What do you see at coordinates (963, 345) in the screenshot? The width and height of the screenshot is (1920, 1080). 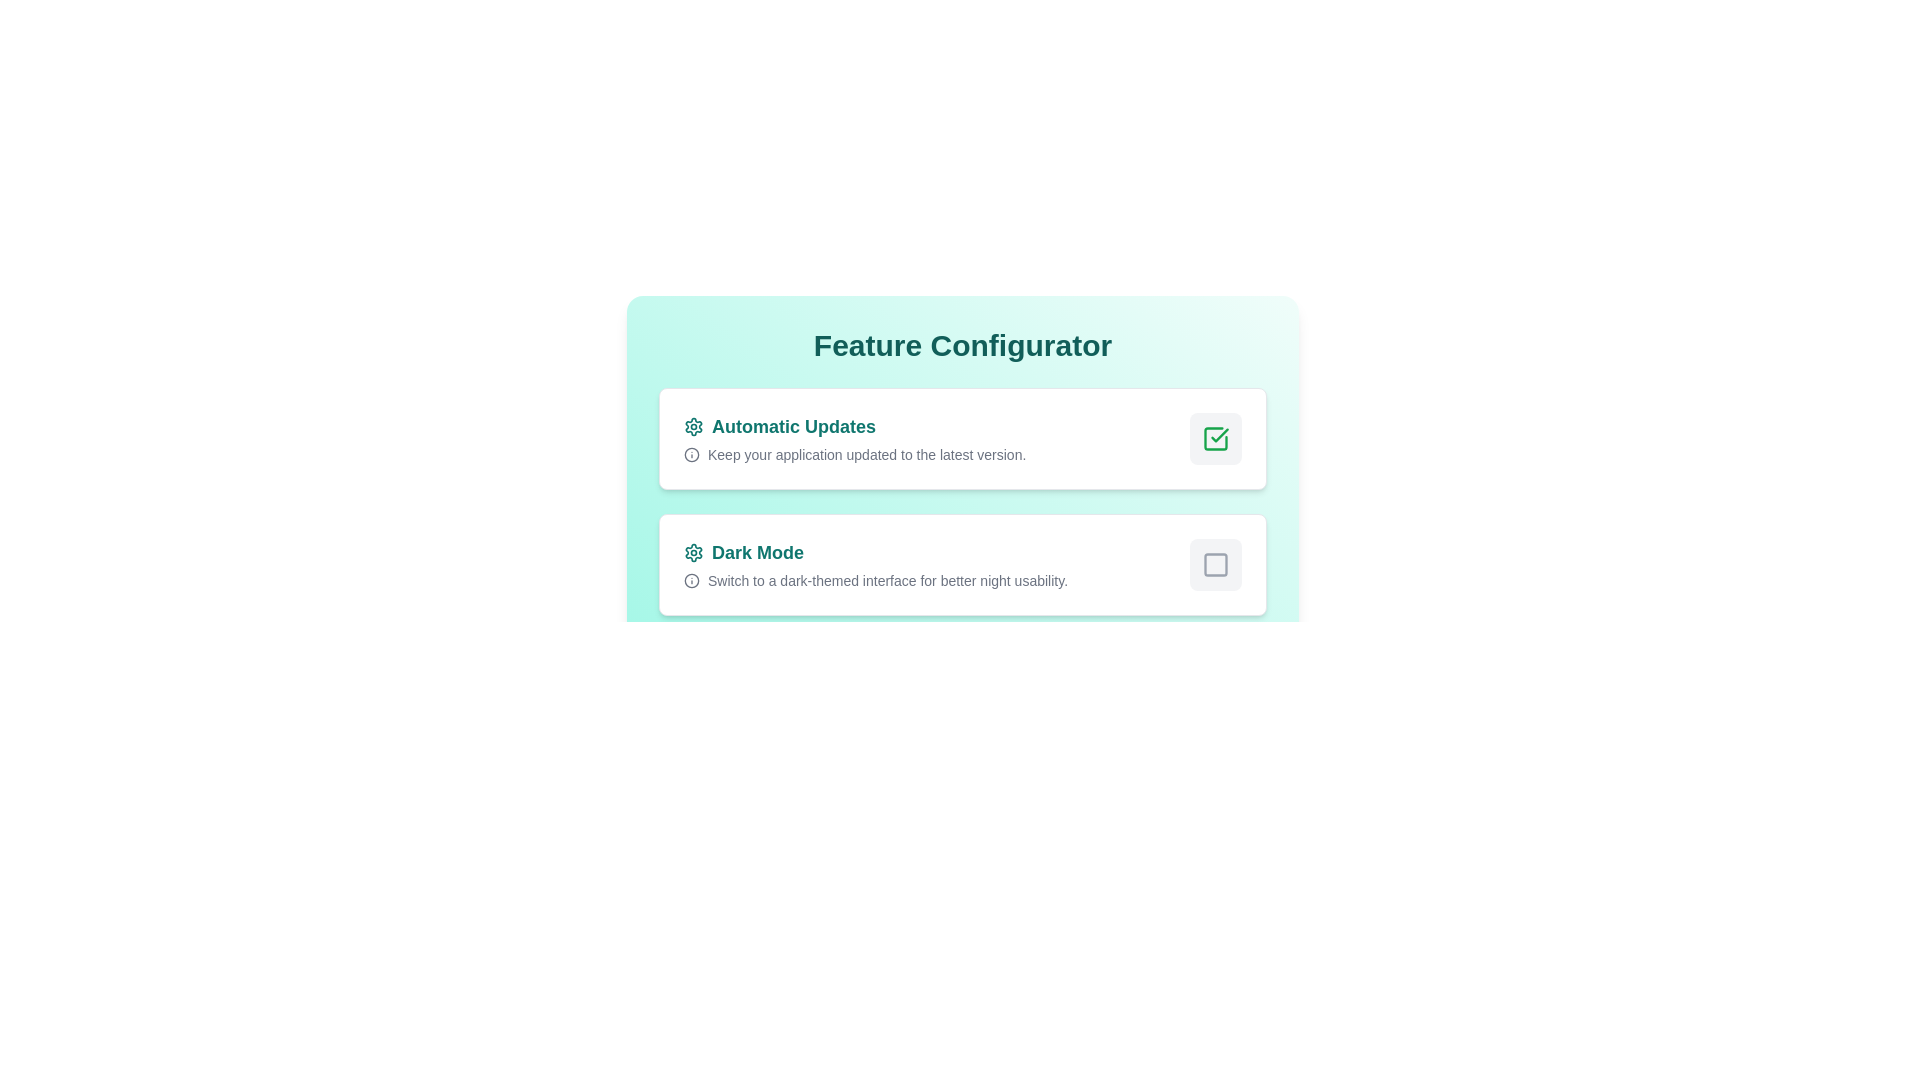 I see `text from the centered heading element that displays 'Feature Configurator', which is bold and styled with a large teal font against a gradient teal background` at bounding box center [963, 345].